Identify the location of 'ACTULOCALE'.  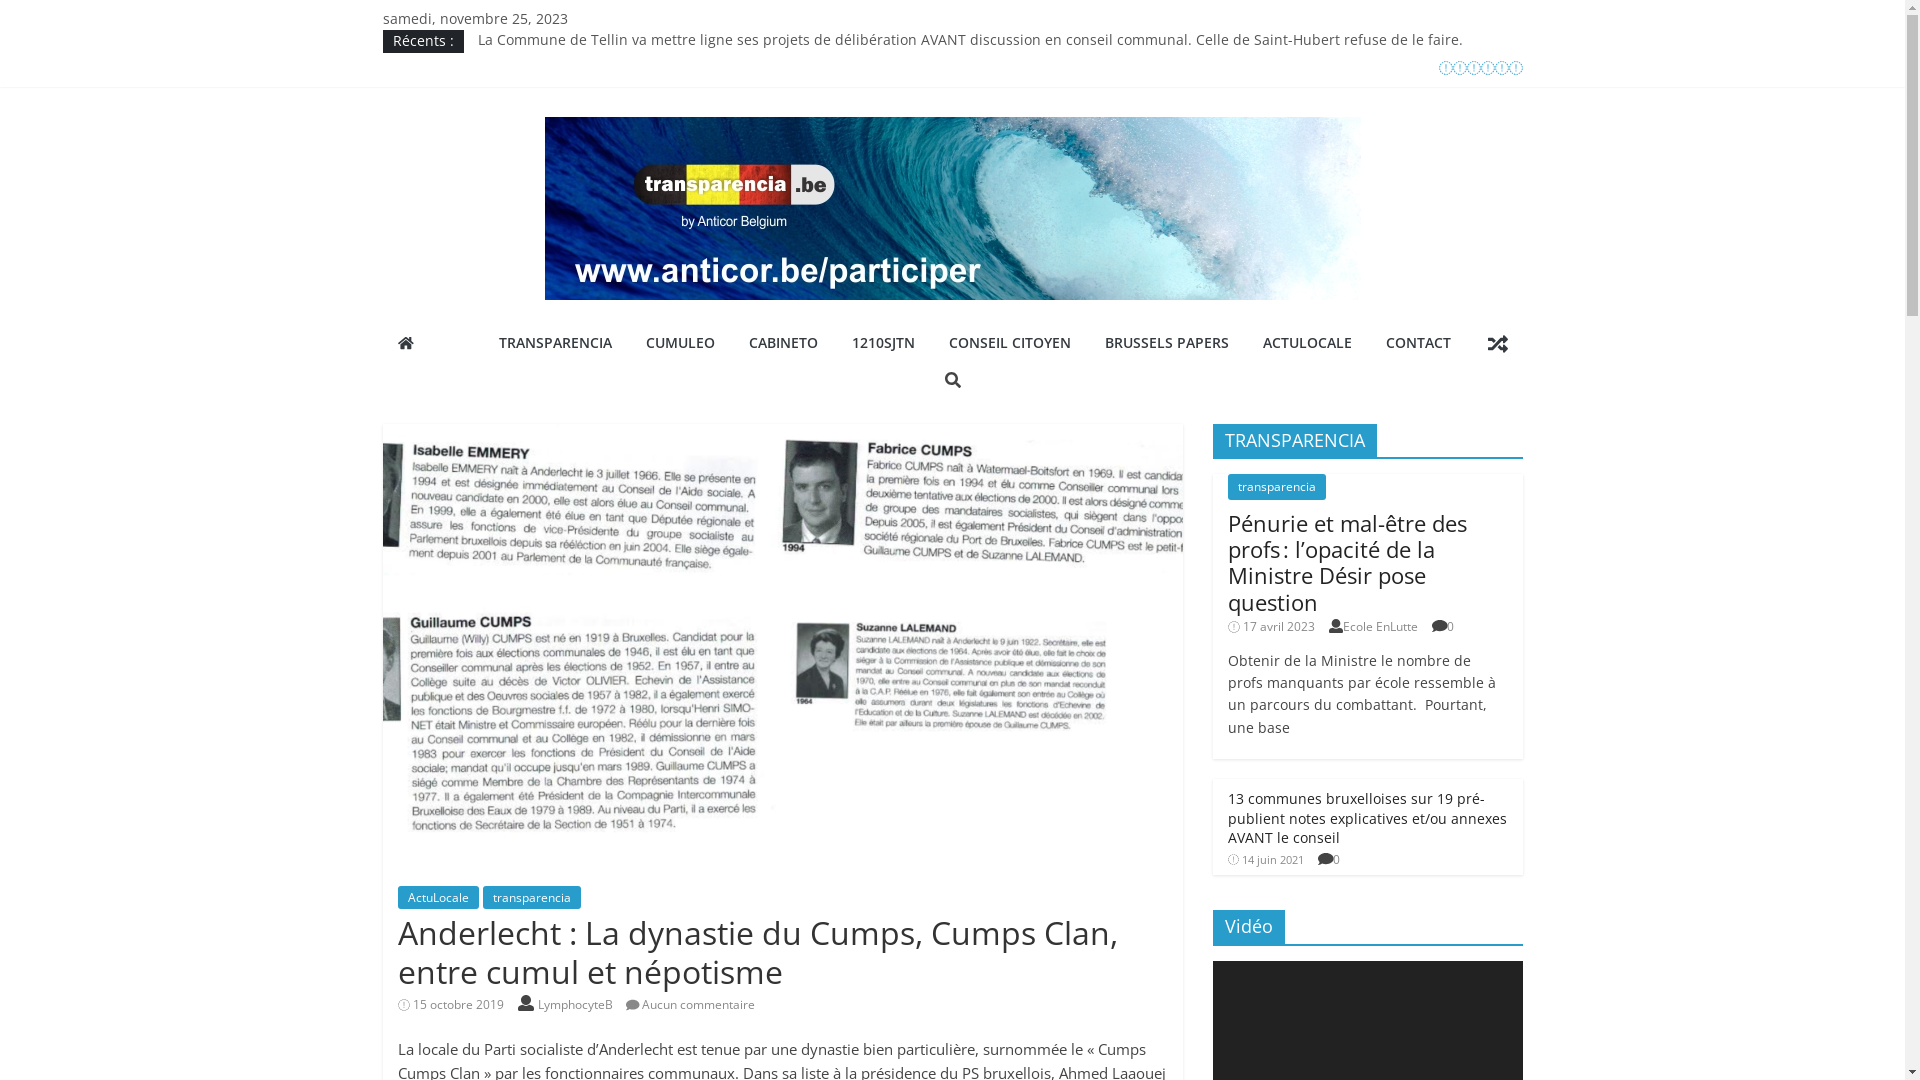
(1247, 342).